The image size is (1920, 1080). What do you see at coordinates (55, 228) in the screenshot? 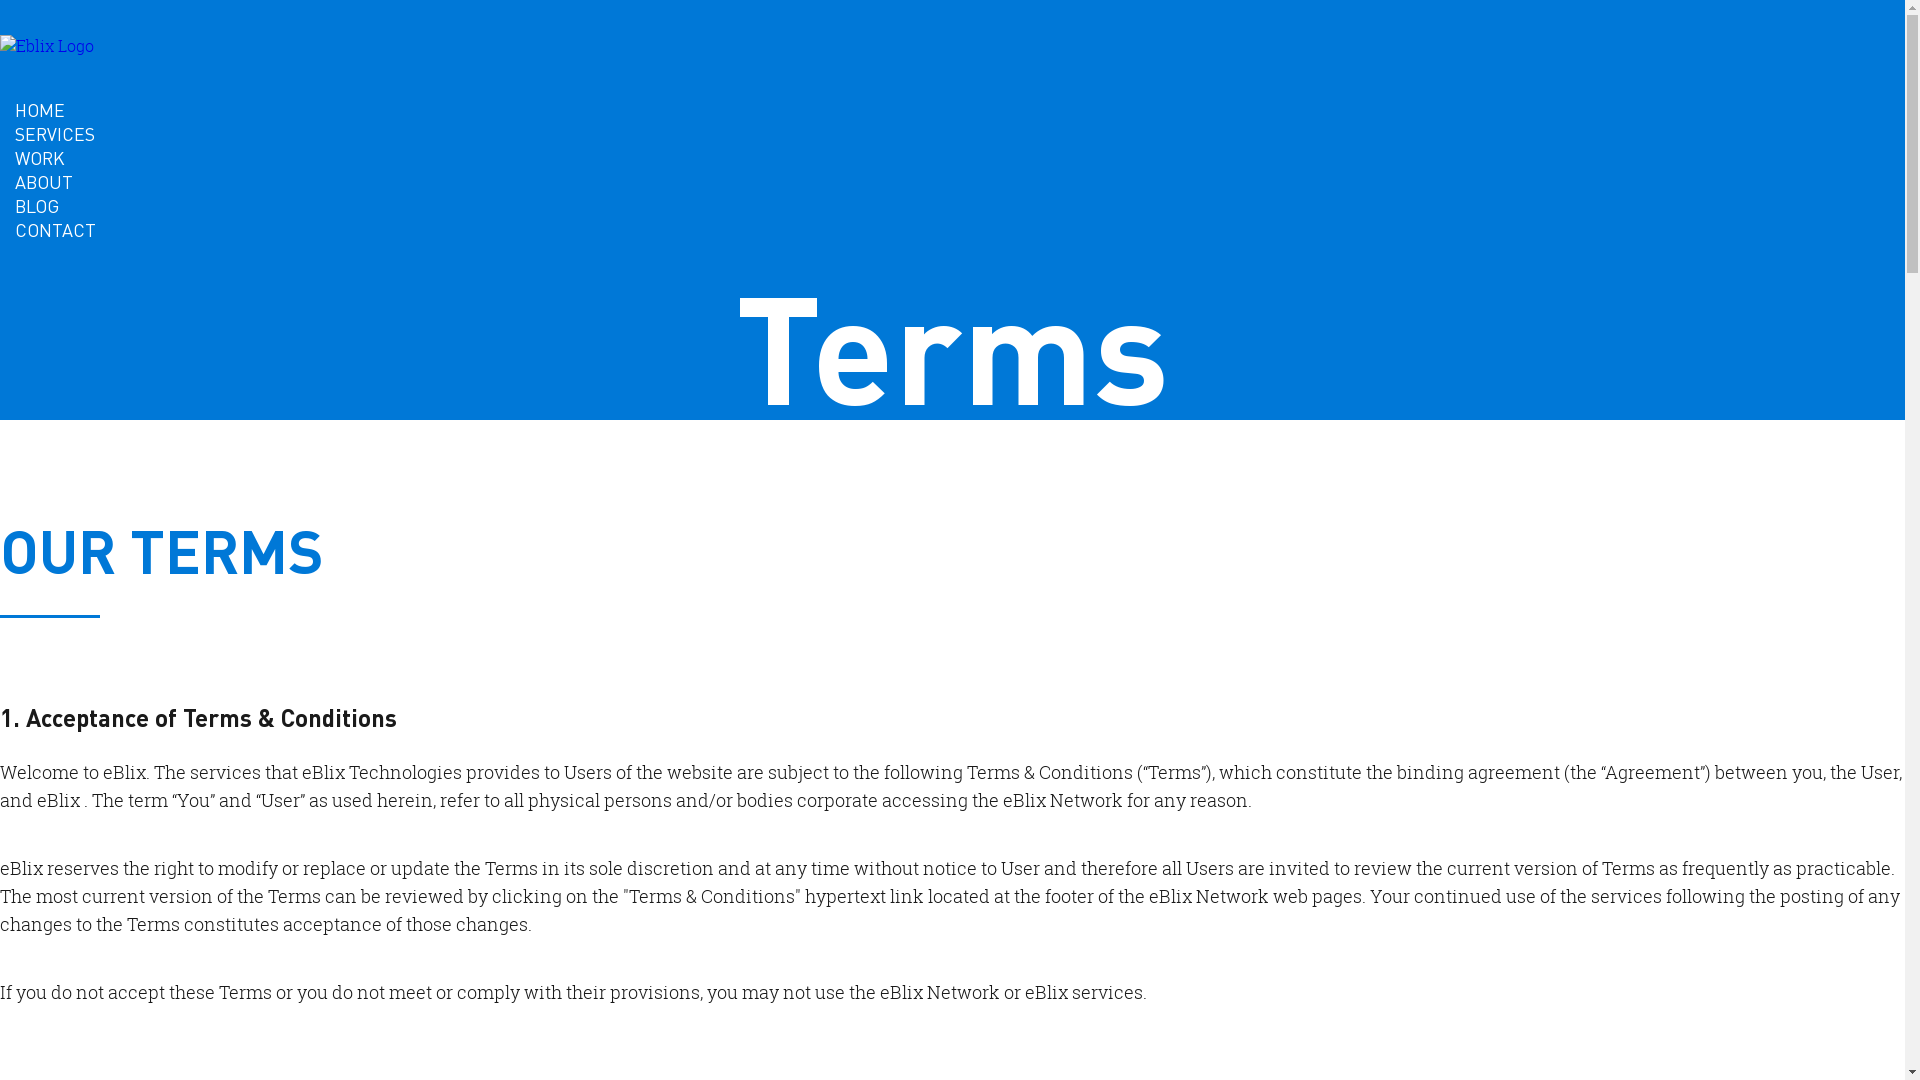
I see `'CONTACT'` at bounding box center [55, 228].